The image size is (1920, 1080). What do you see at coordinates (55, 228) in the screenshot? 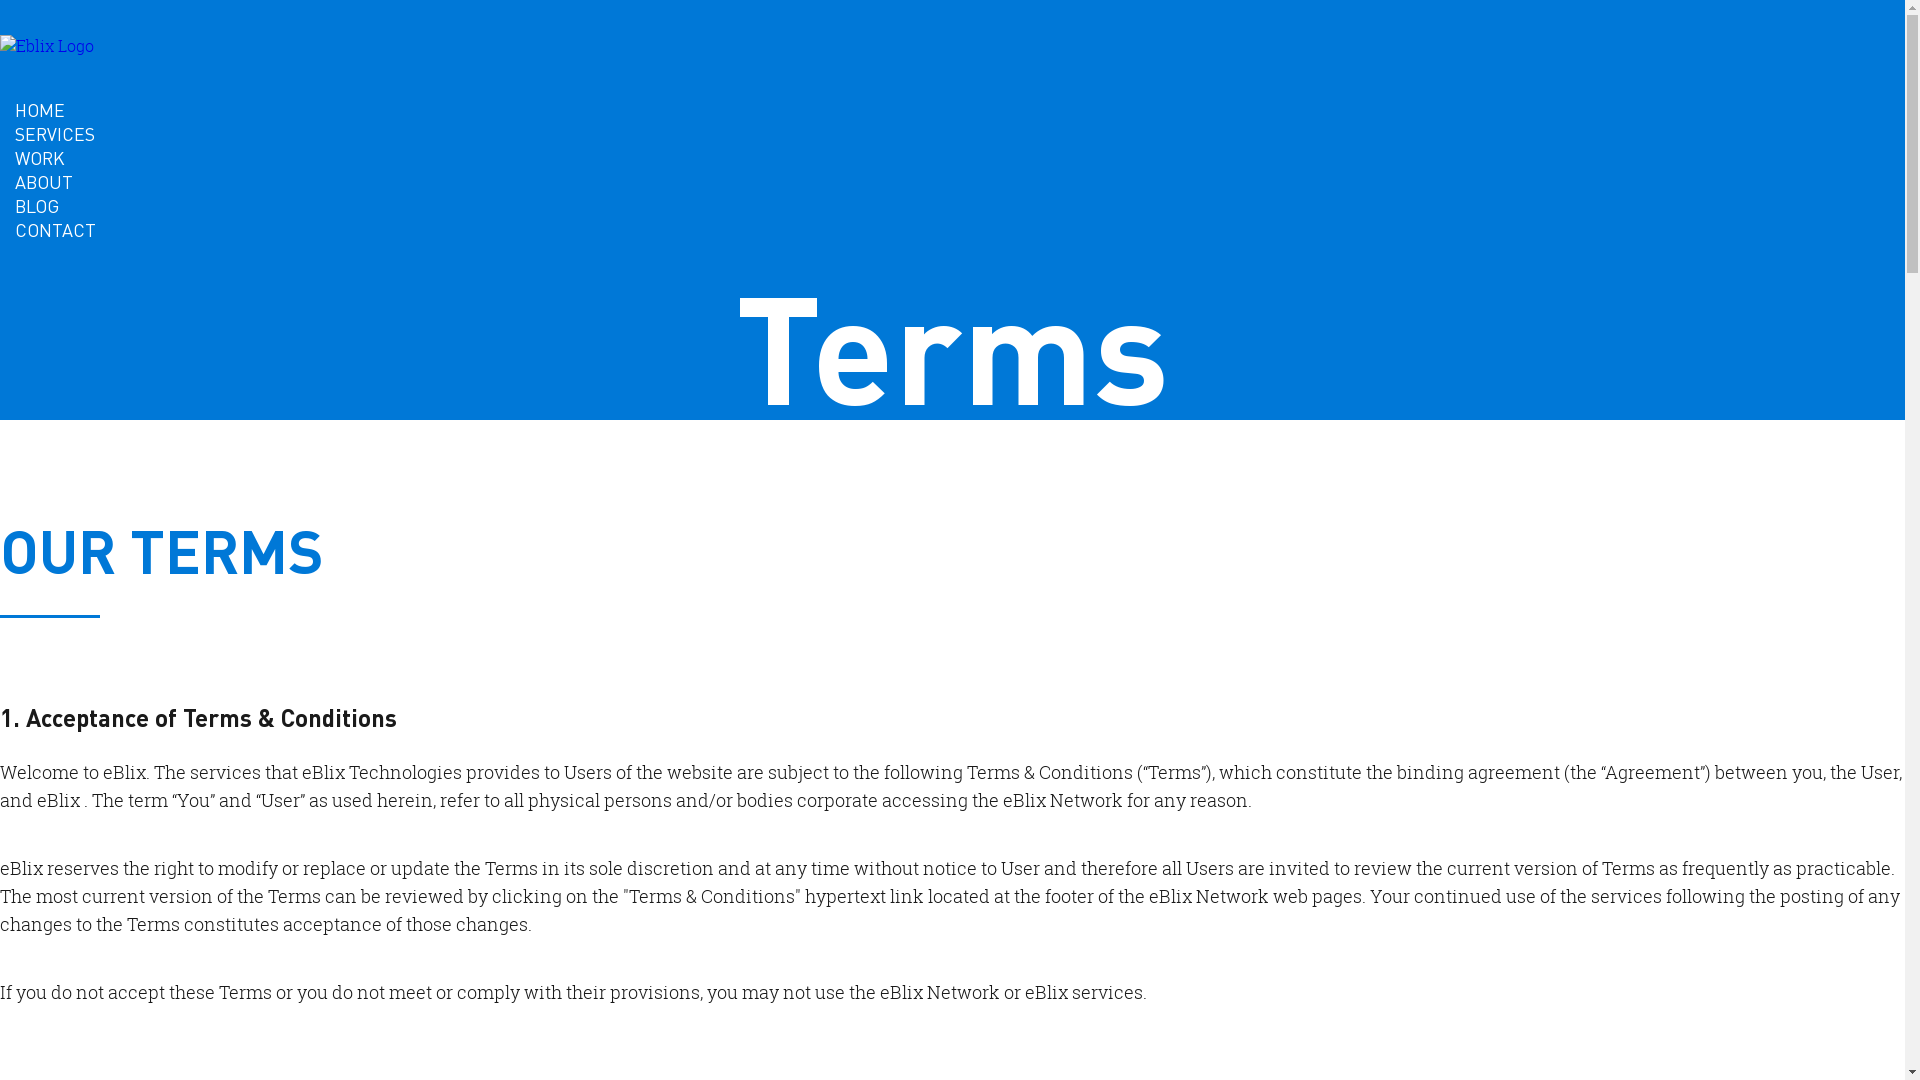
I see `'CONTACT'` at bounding box center [55, 228].